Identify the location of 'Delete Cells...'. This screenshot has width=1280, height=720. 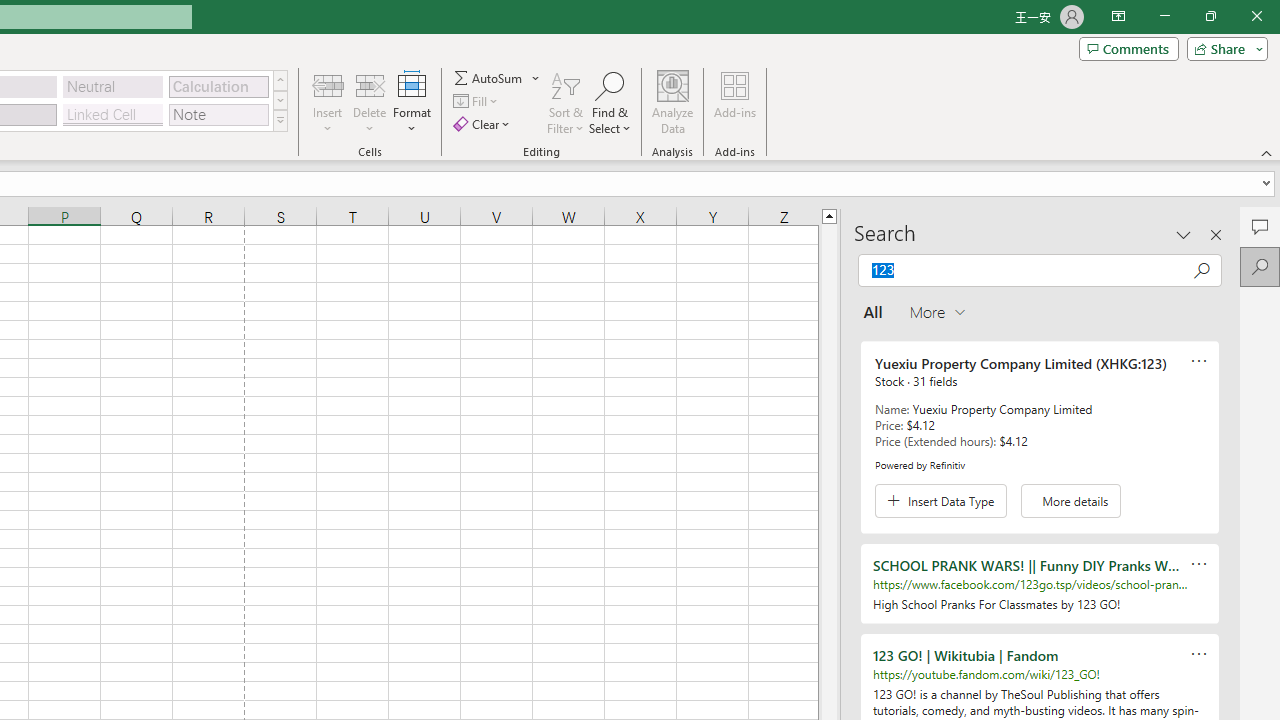
(369, 84).